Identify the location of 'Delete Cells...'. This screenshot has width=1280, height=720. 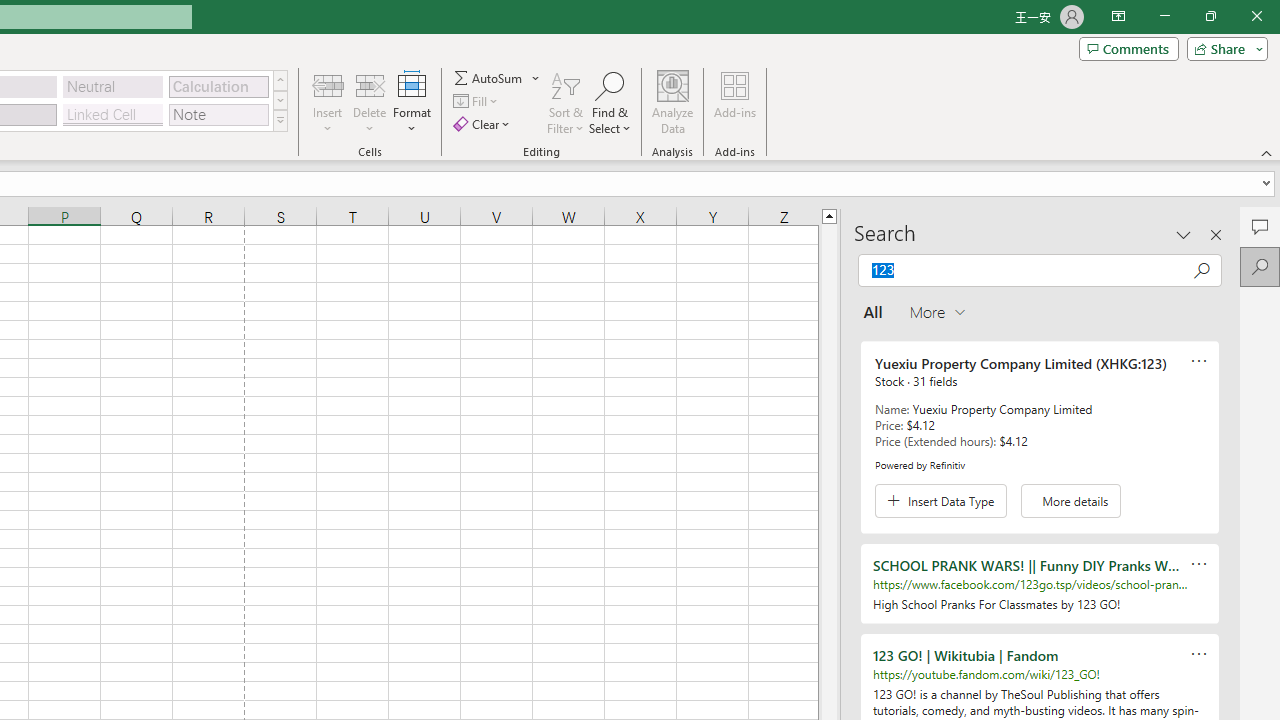
(369, 84).